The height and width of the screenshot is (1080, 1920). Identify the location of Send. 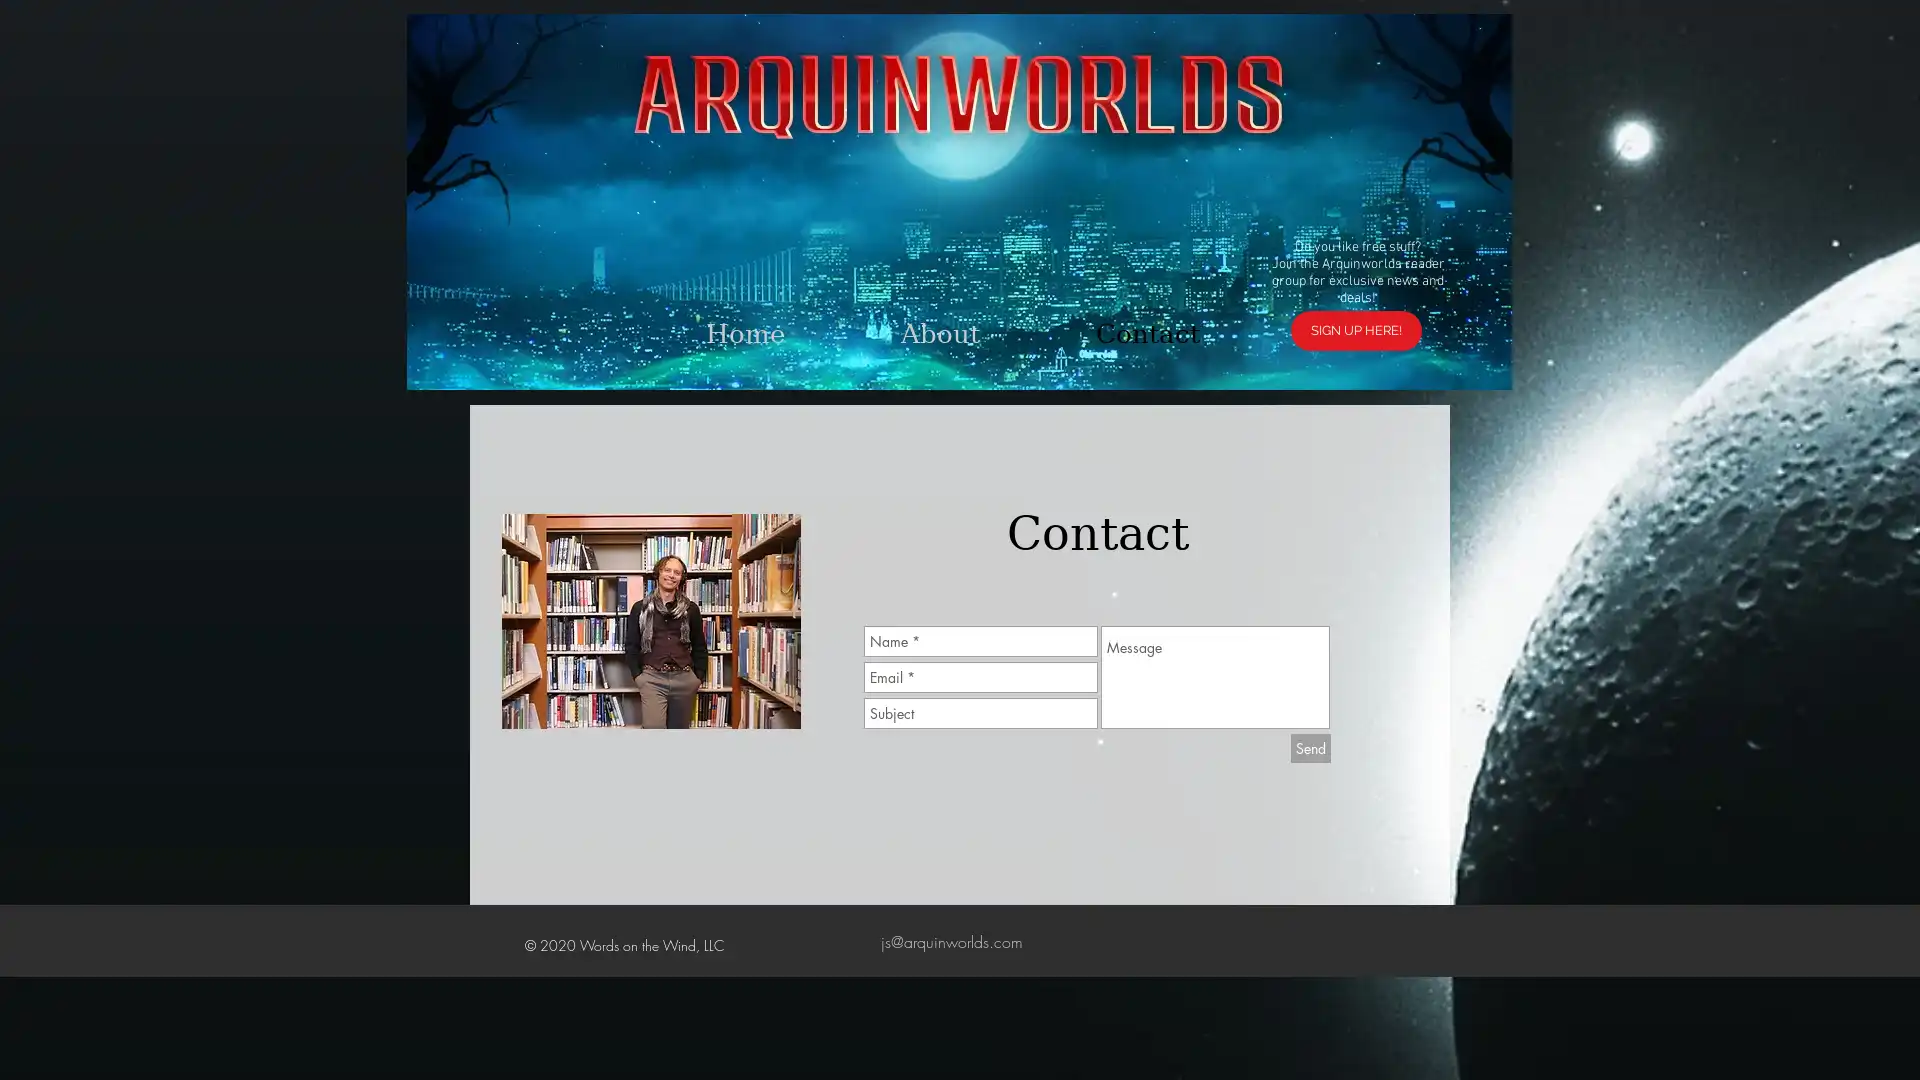
(1310, 748).